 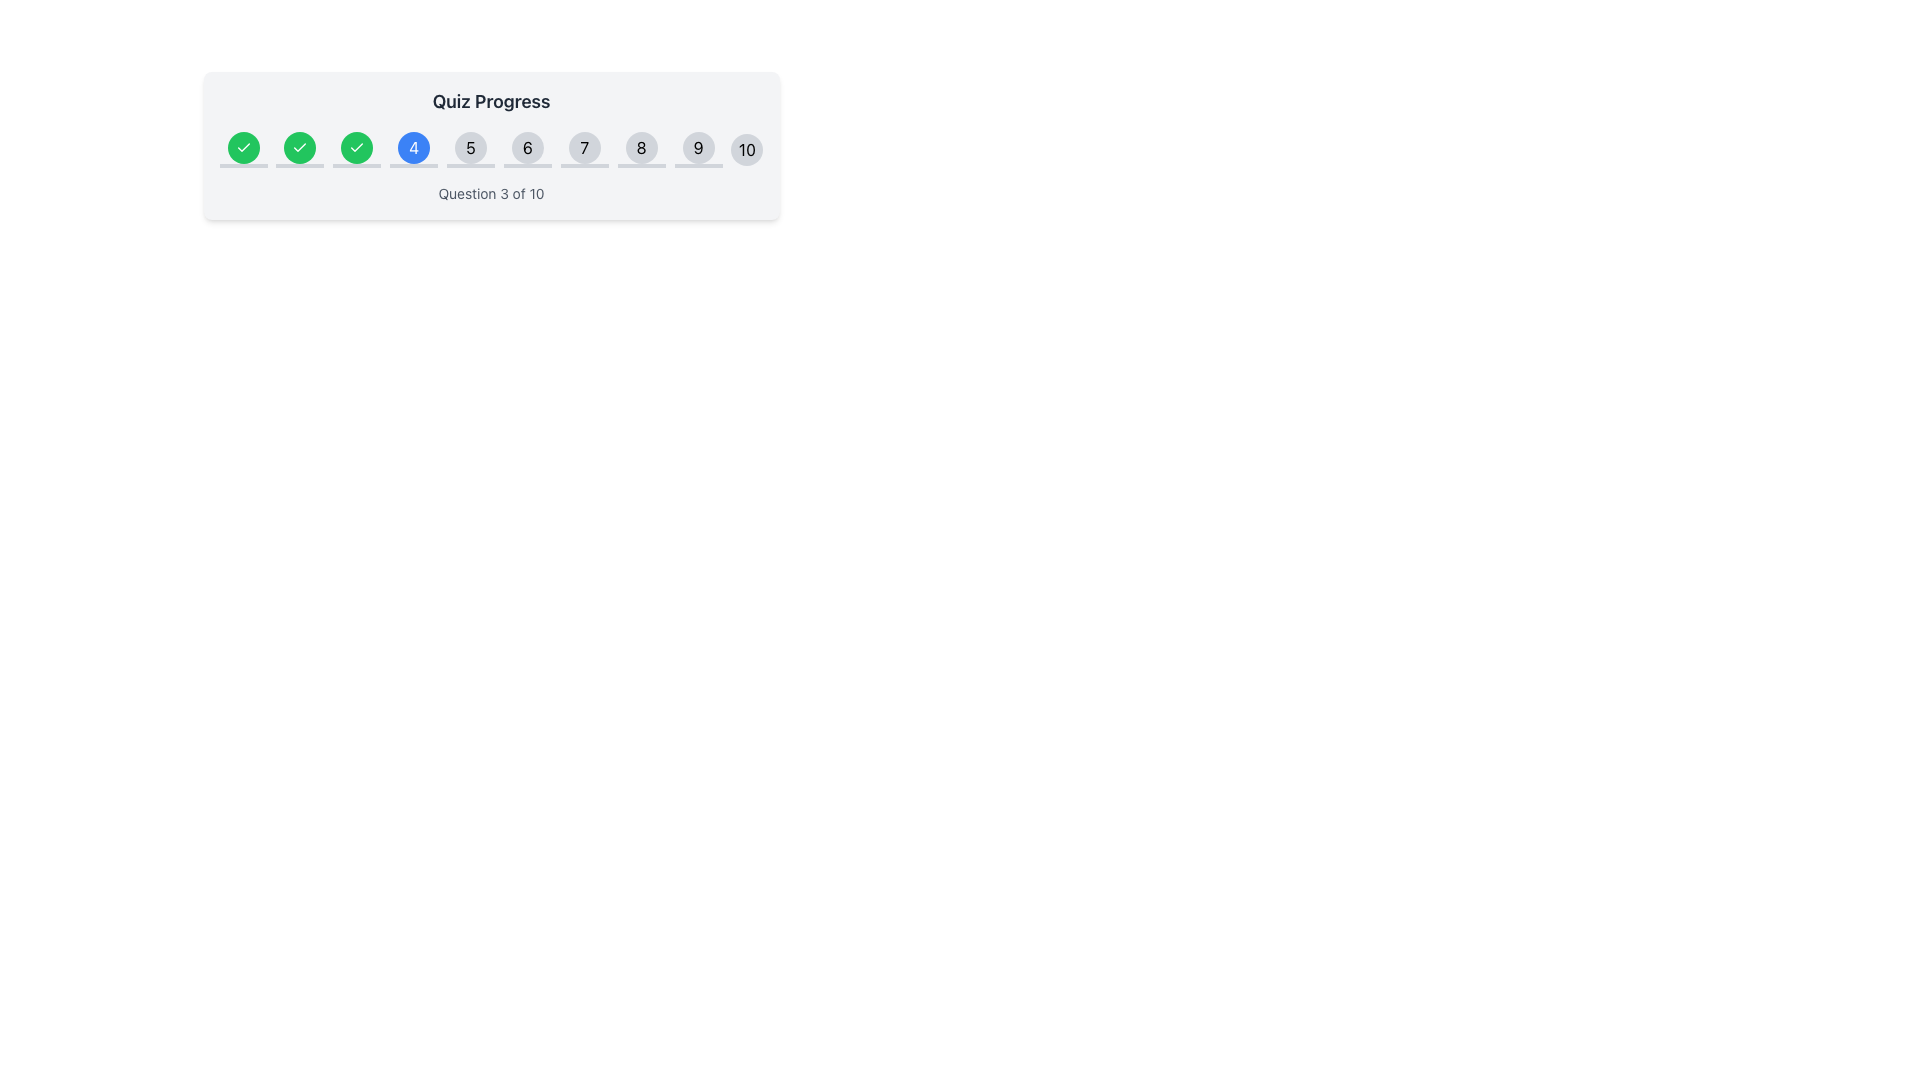 What do you see at coordinates (491, 193) in the screenshot?
I see `static text label that indicates the current question number in the quiz, located below the progress tracker and centered horizontally` at bounding box center [491, 193].